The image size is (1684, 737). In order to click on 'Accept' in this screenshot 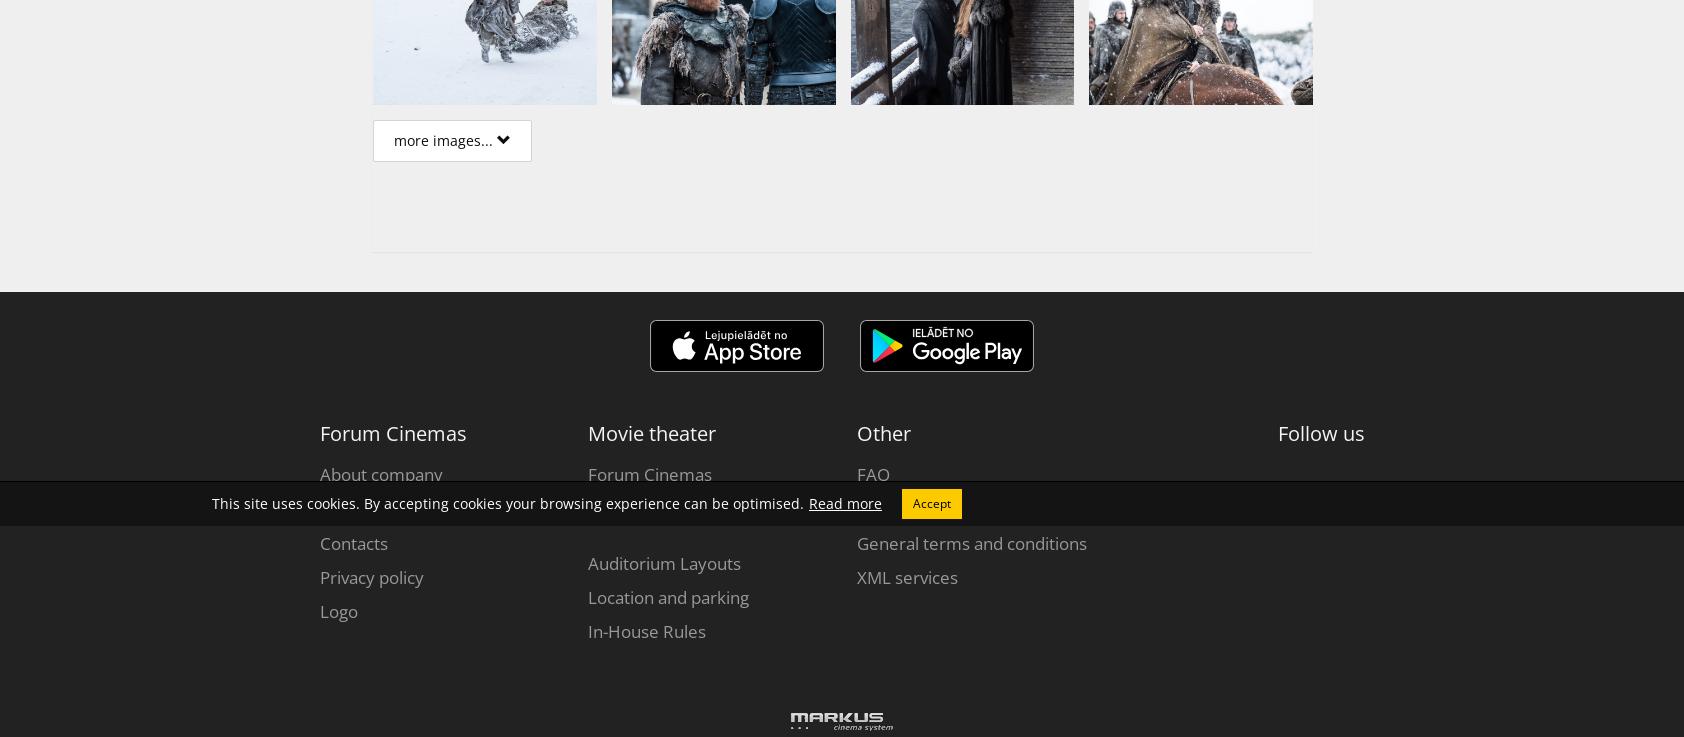, I will do `click(930, 502)`.